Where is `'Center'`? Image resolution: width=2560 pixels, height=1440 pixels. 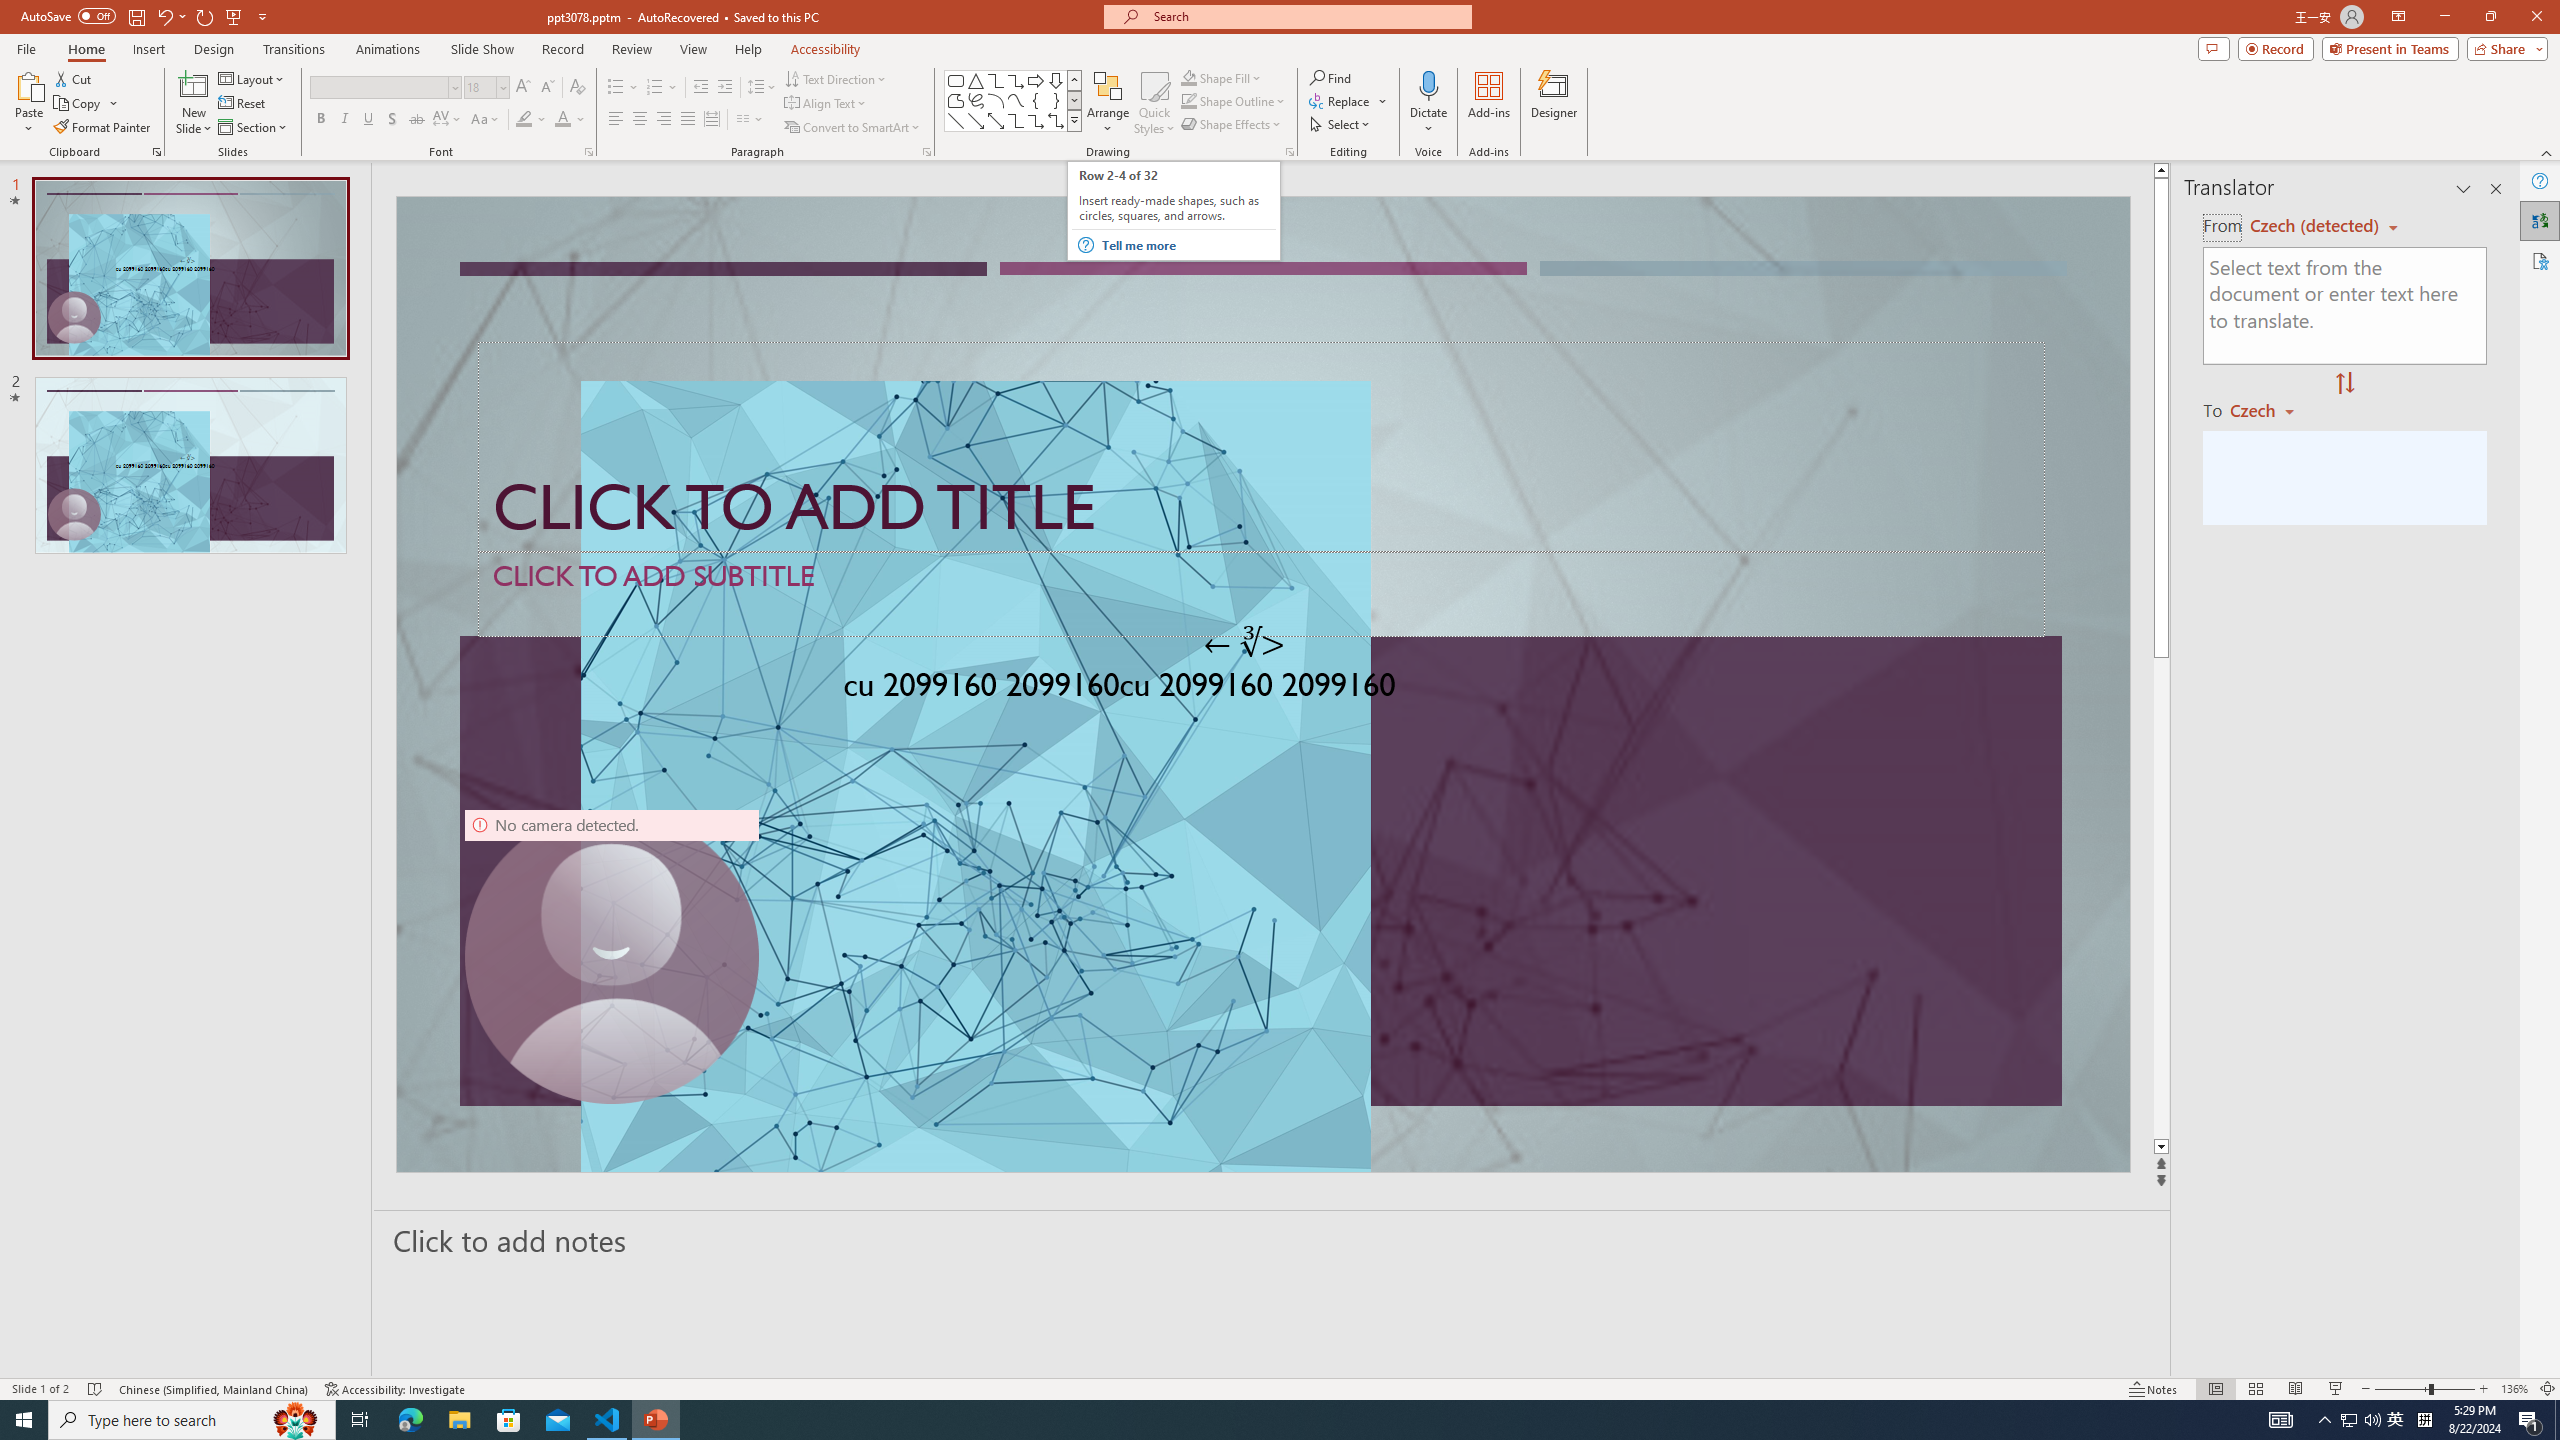 'Center' is located at coordinates (640, 118).